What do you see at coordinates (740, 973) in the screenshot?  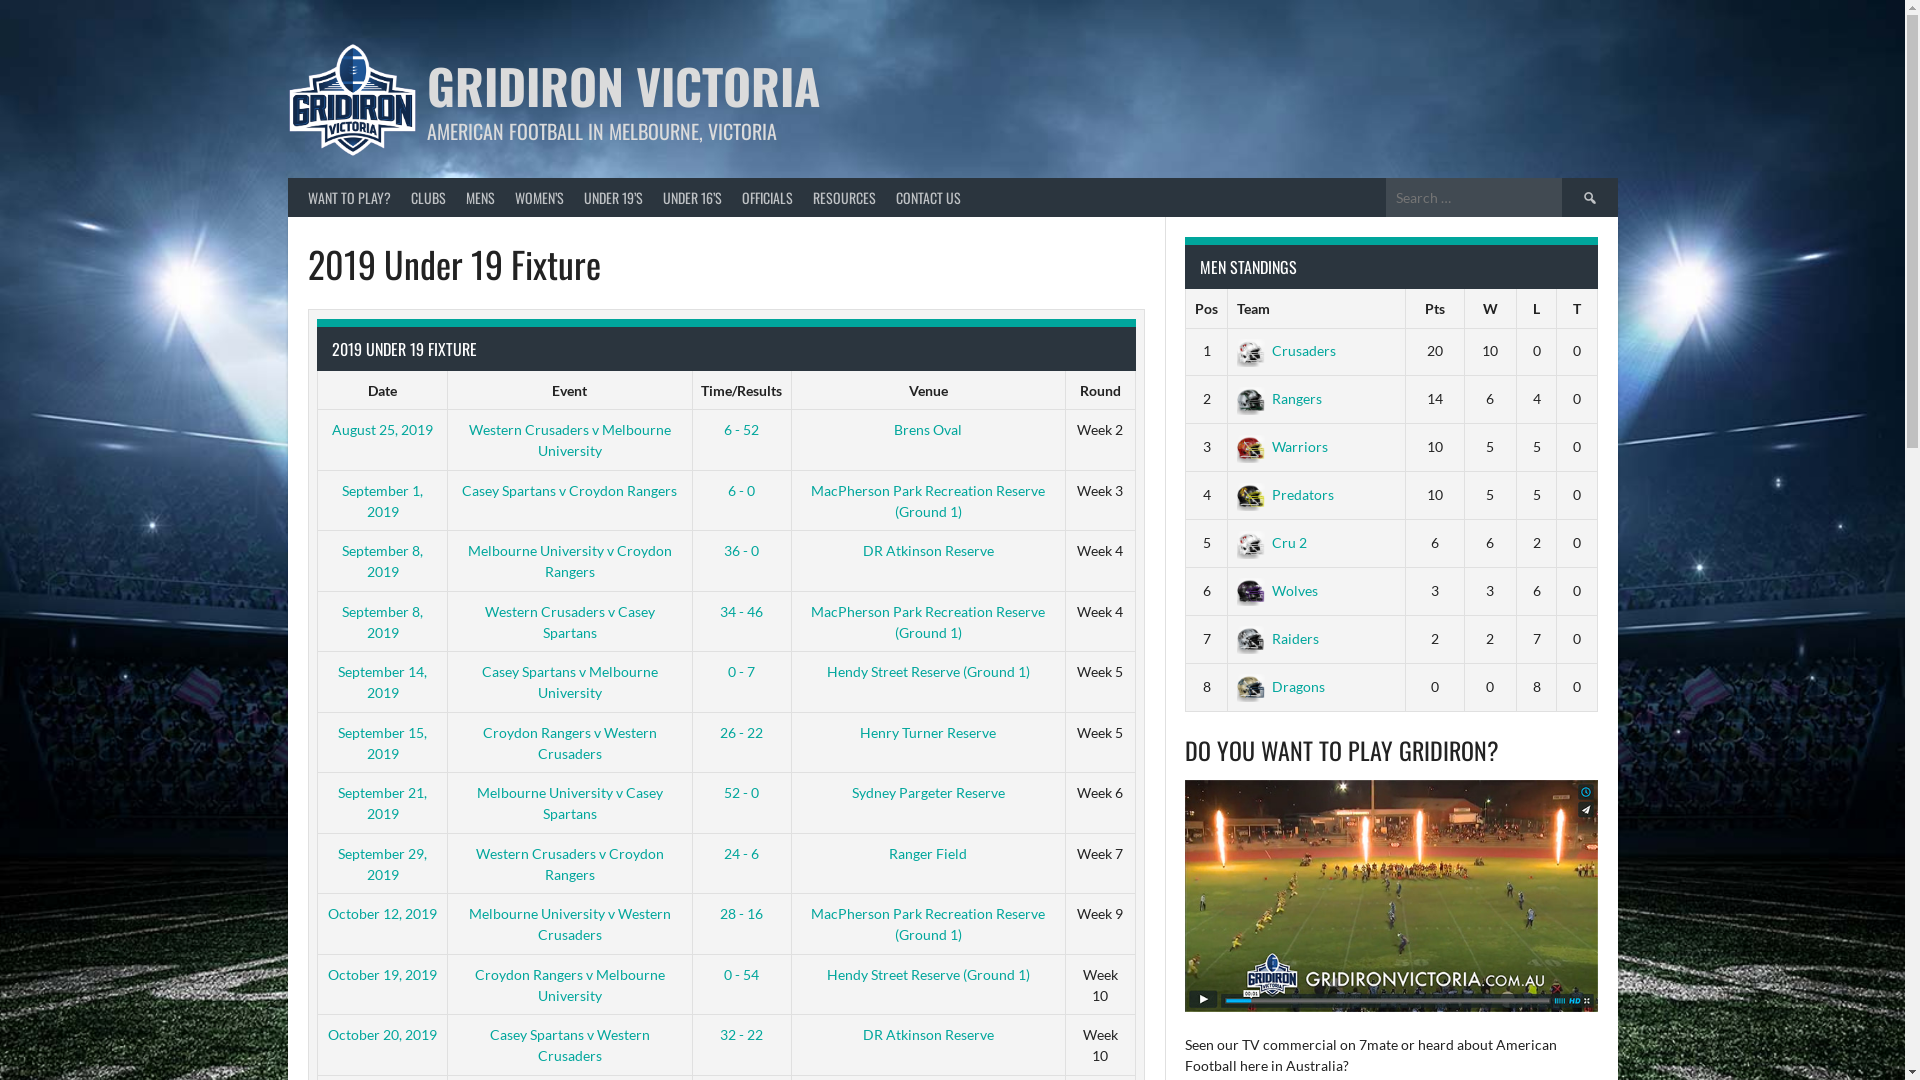 I see `'0 - 54'` at bounding box center [740, 973].